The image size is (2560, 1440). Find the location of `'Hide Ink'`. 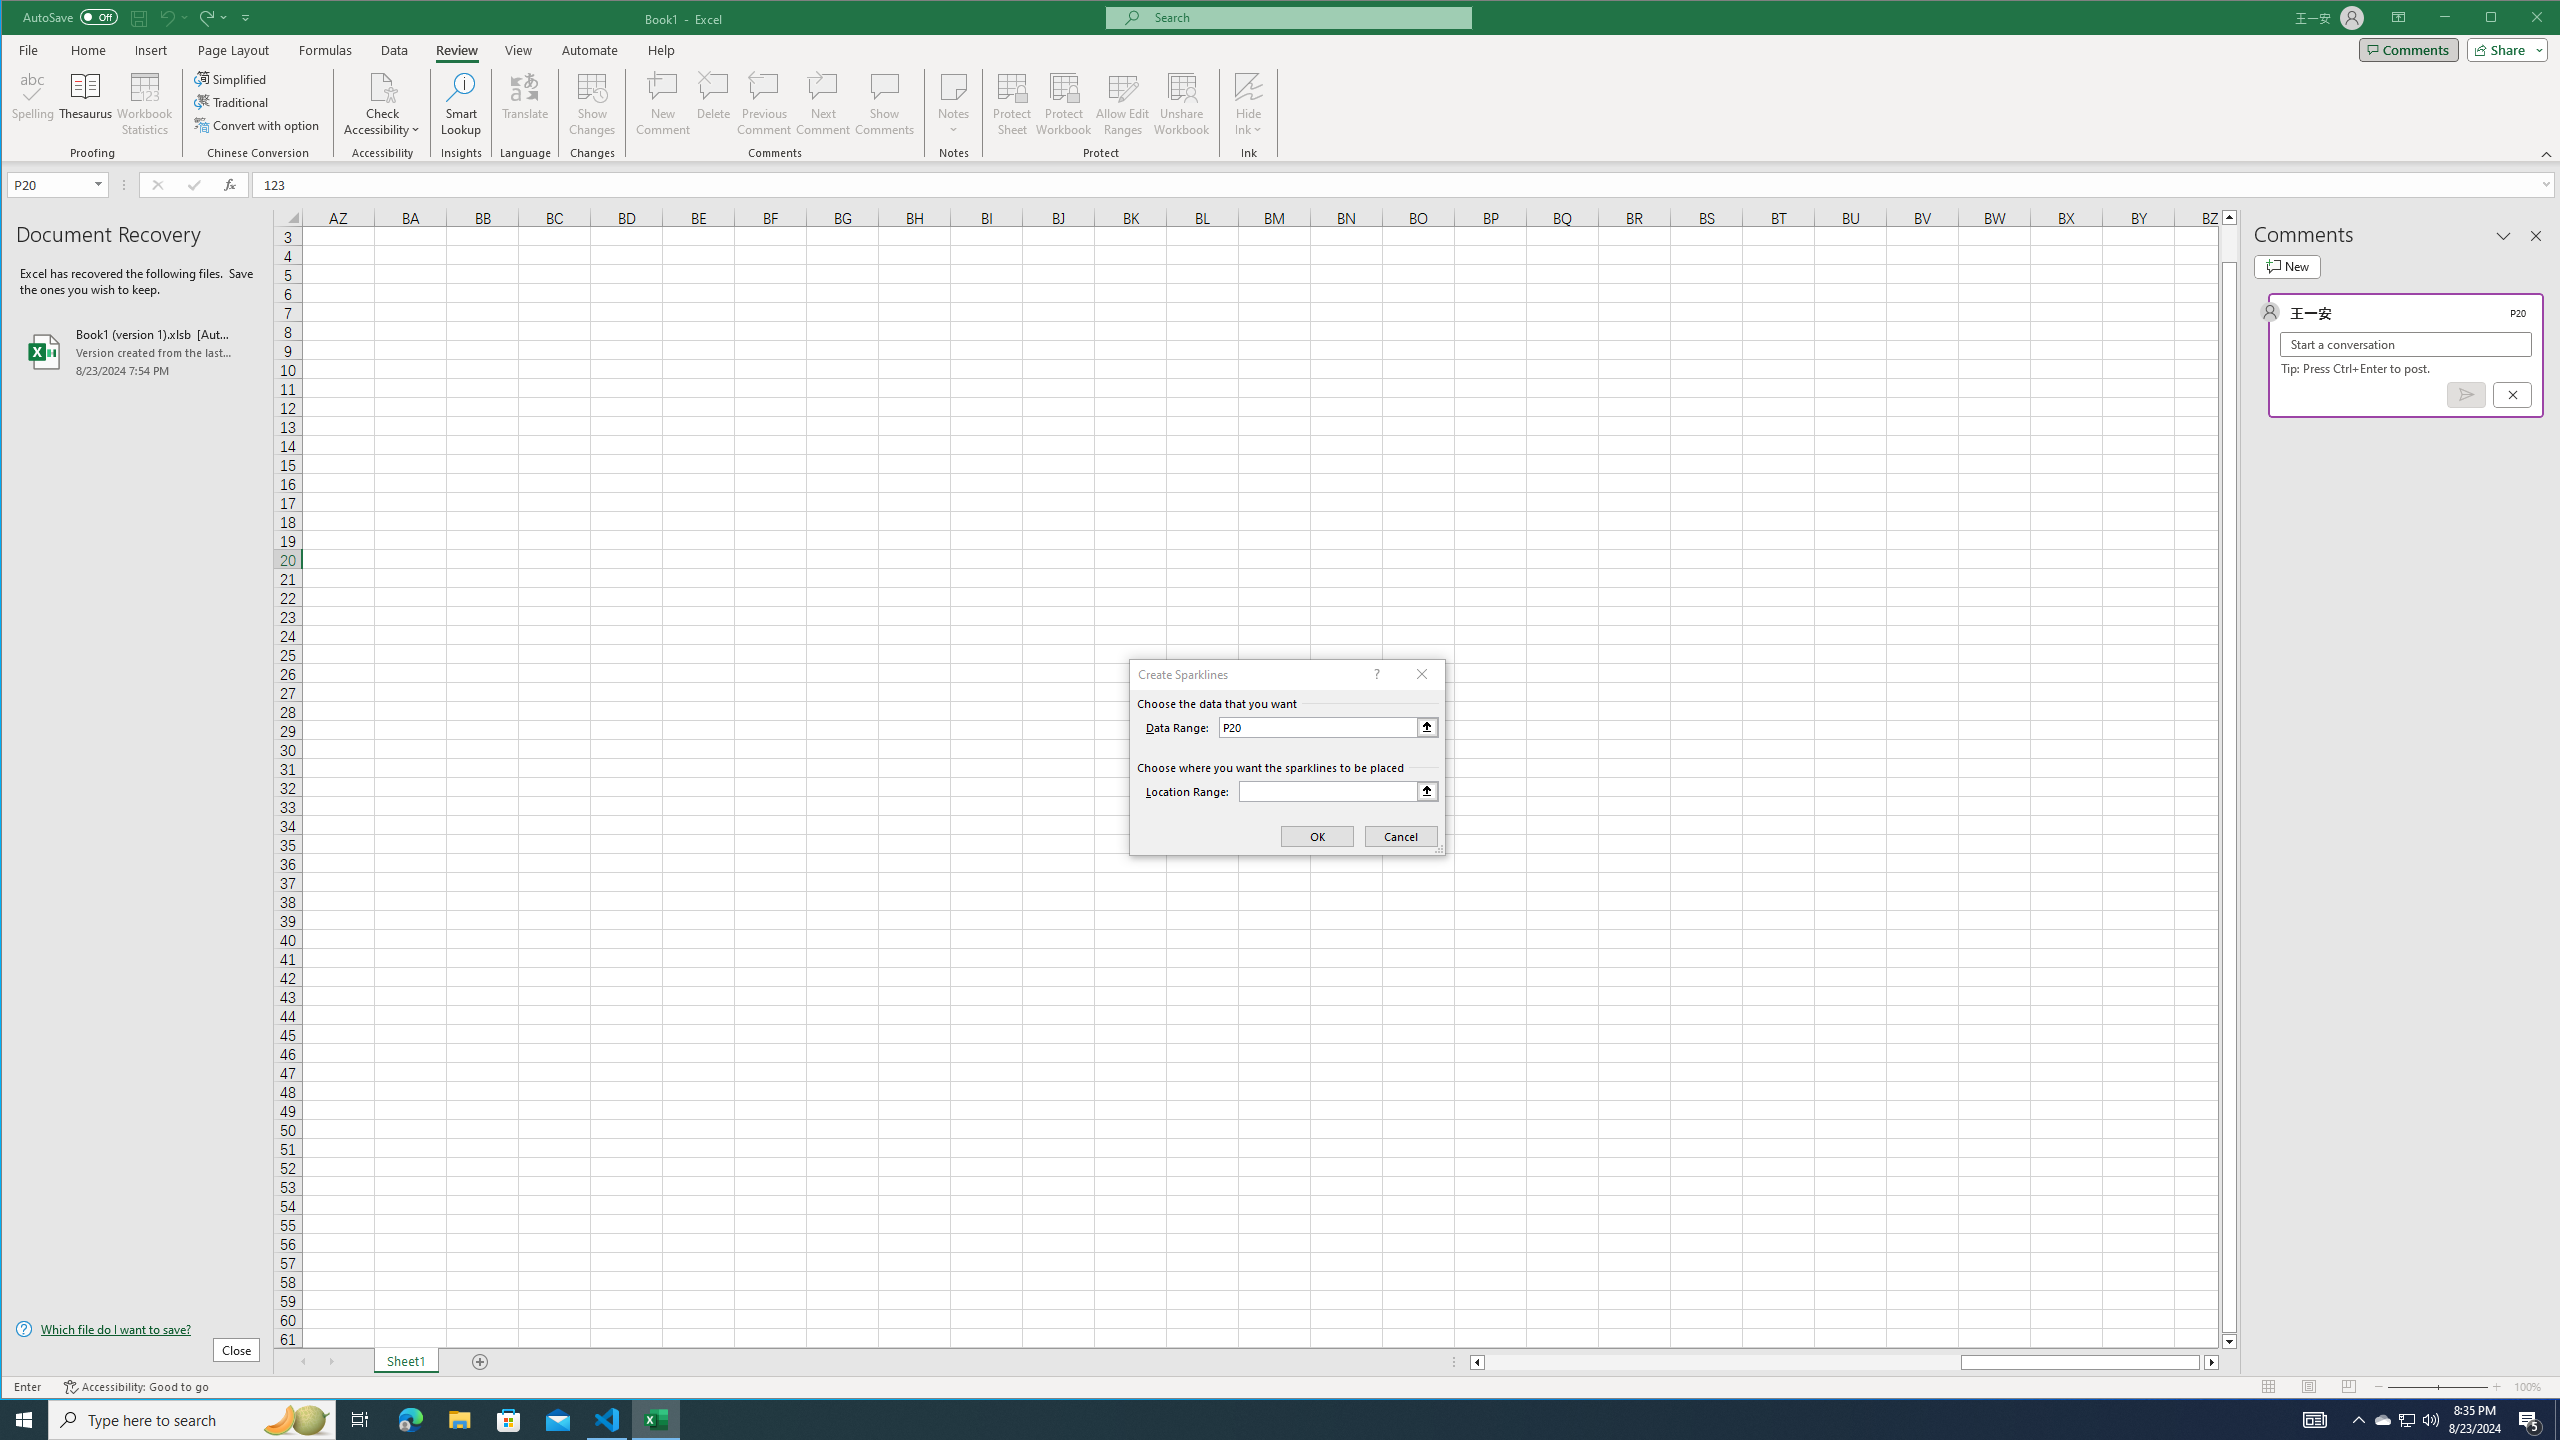

'Hide Ink' is located at coordinates (1248, 85).